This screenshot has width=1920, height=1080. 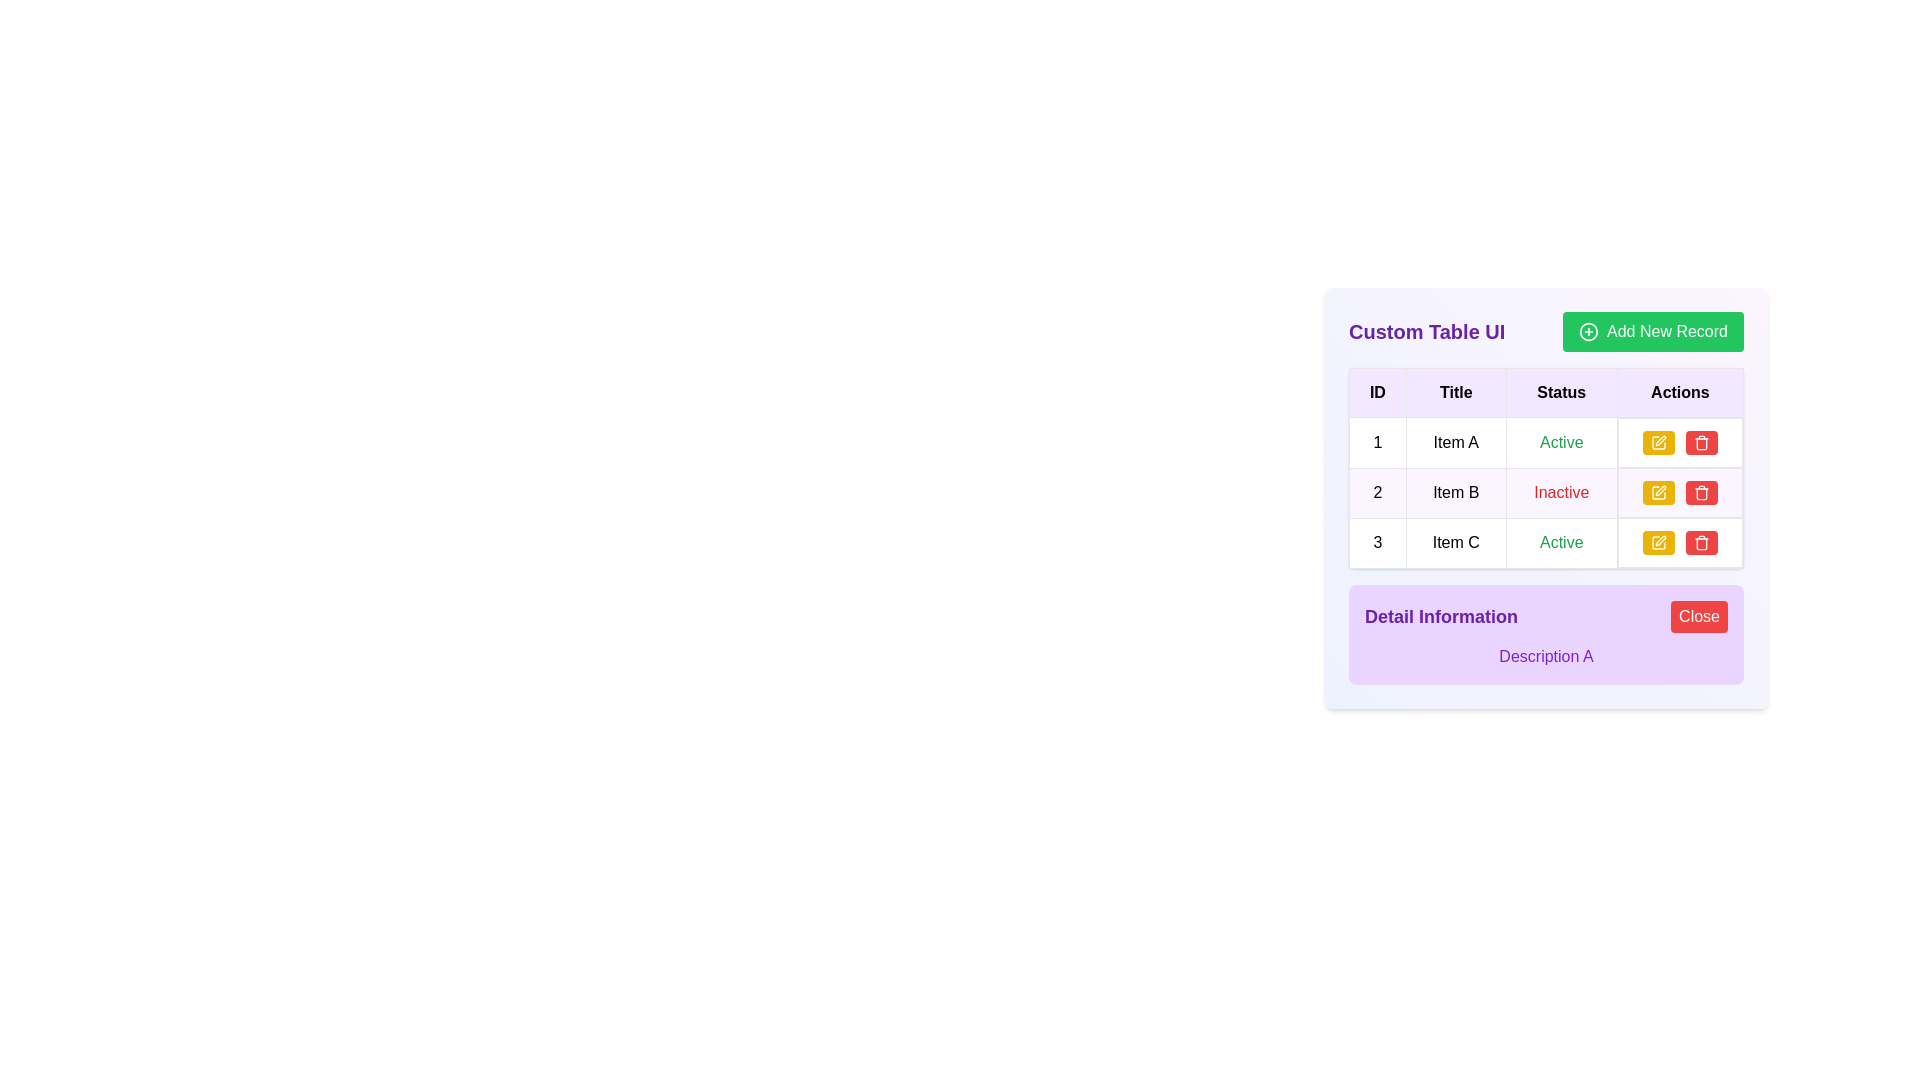 What do you see at coordinates (1698, 616) in the screenshot?
I see `the red 'Close' button with white text` at bounding box center [1698, 616].